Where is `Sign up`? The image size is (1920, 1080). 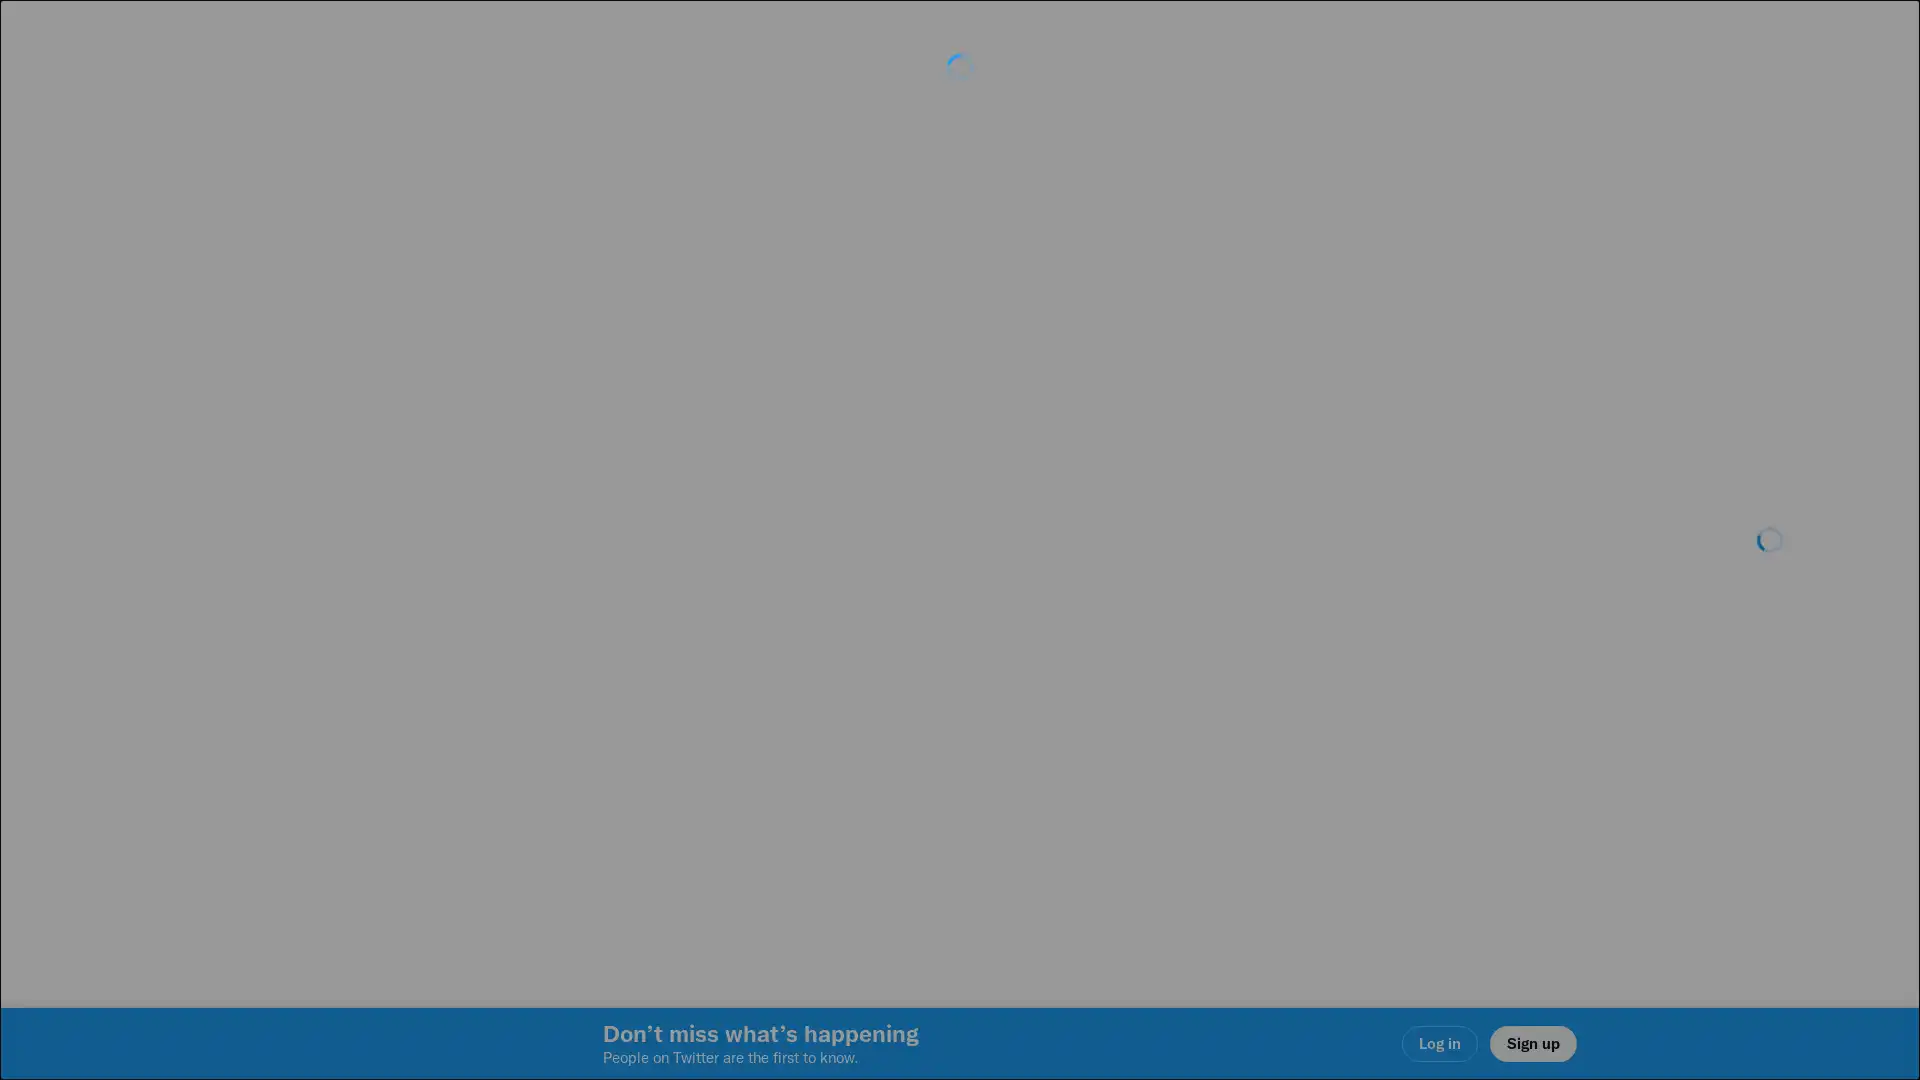 Sign up is located at coordinates (722, 681).